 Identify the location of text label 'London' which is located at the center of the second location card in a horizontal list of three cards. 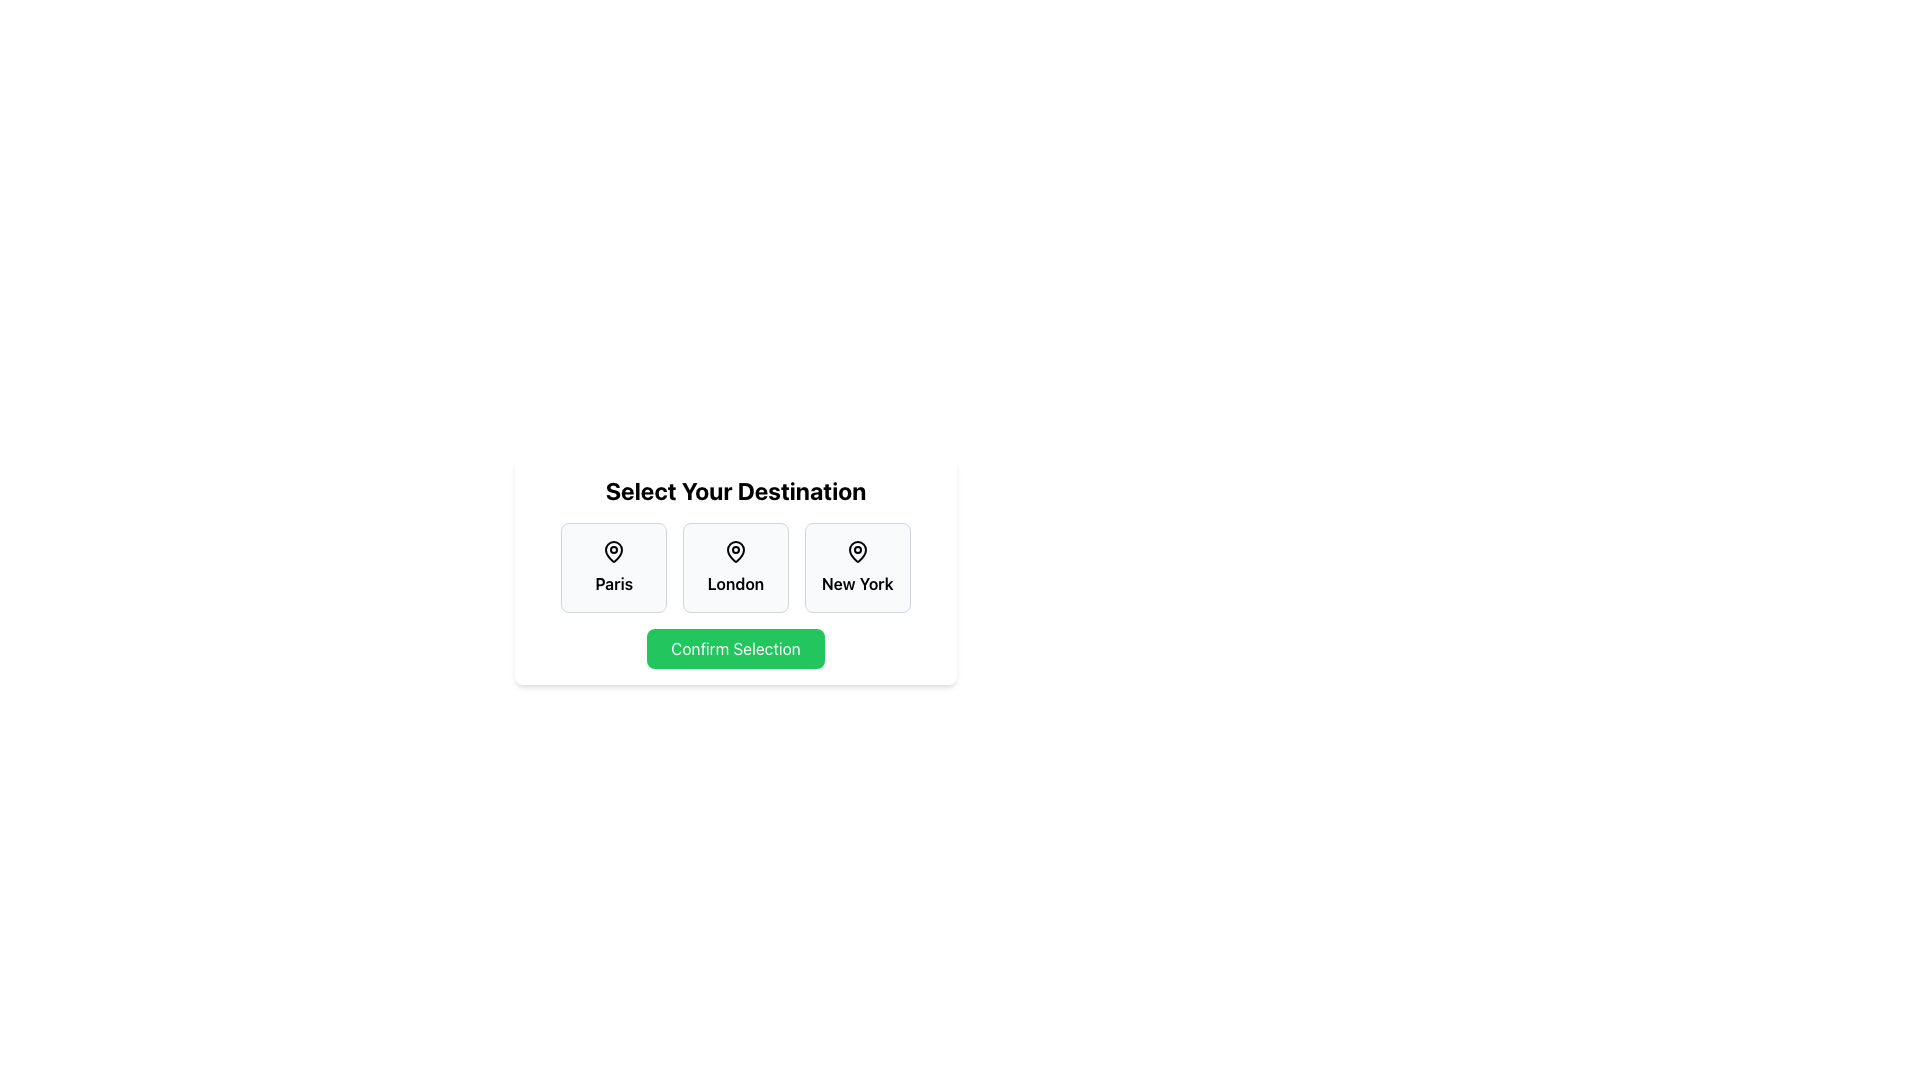
(734, 583).